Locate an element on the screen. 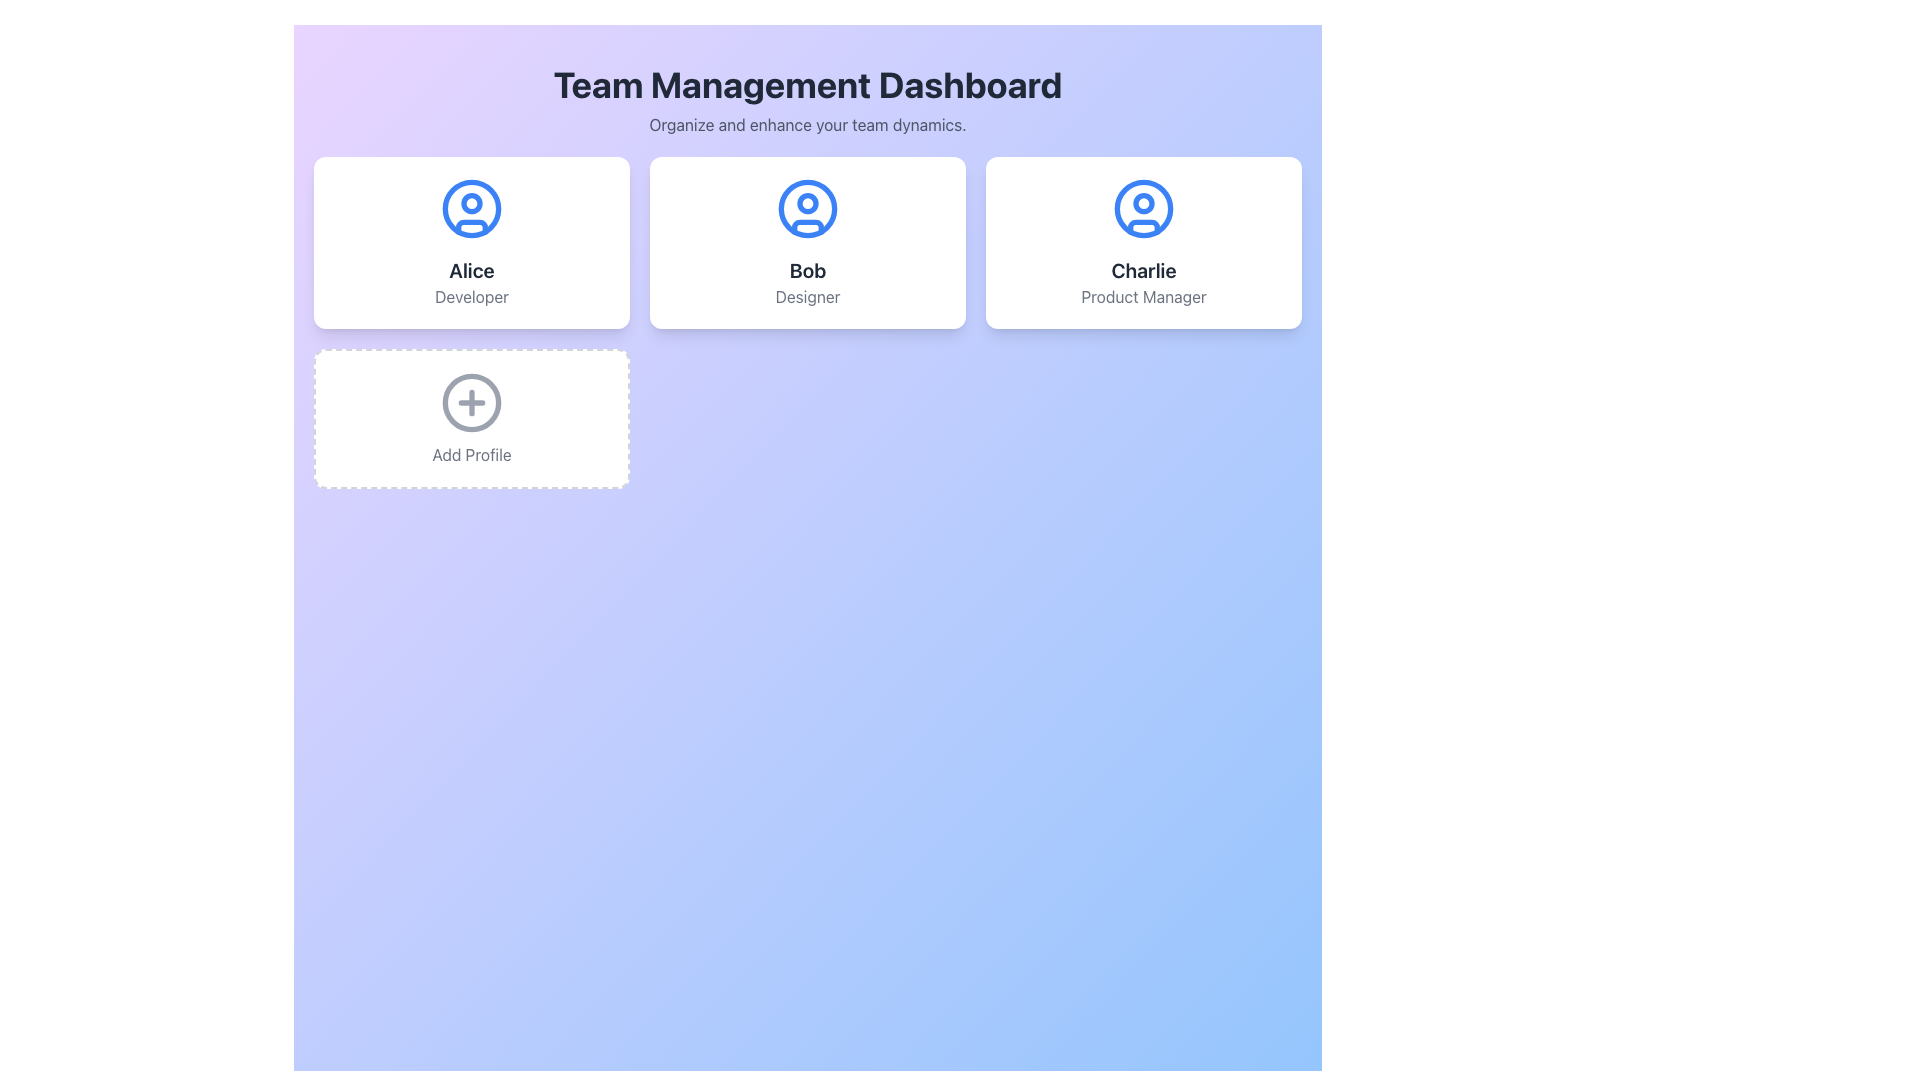 The height and width of the screenshot is (1080, 1920). the text label displaying the role title 'Product Manager' located below the name 'Charlie' in the rightmost profile card of the grid arrangement is located at coordinates (1143, 297).